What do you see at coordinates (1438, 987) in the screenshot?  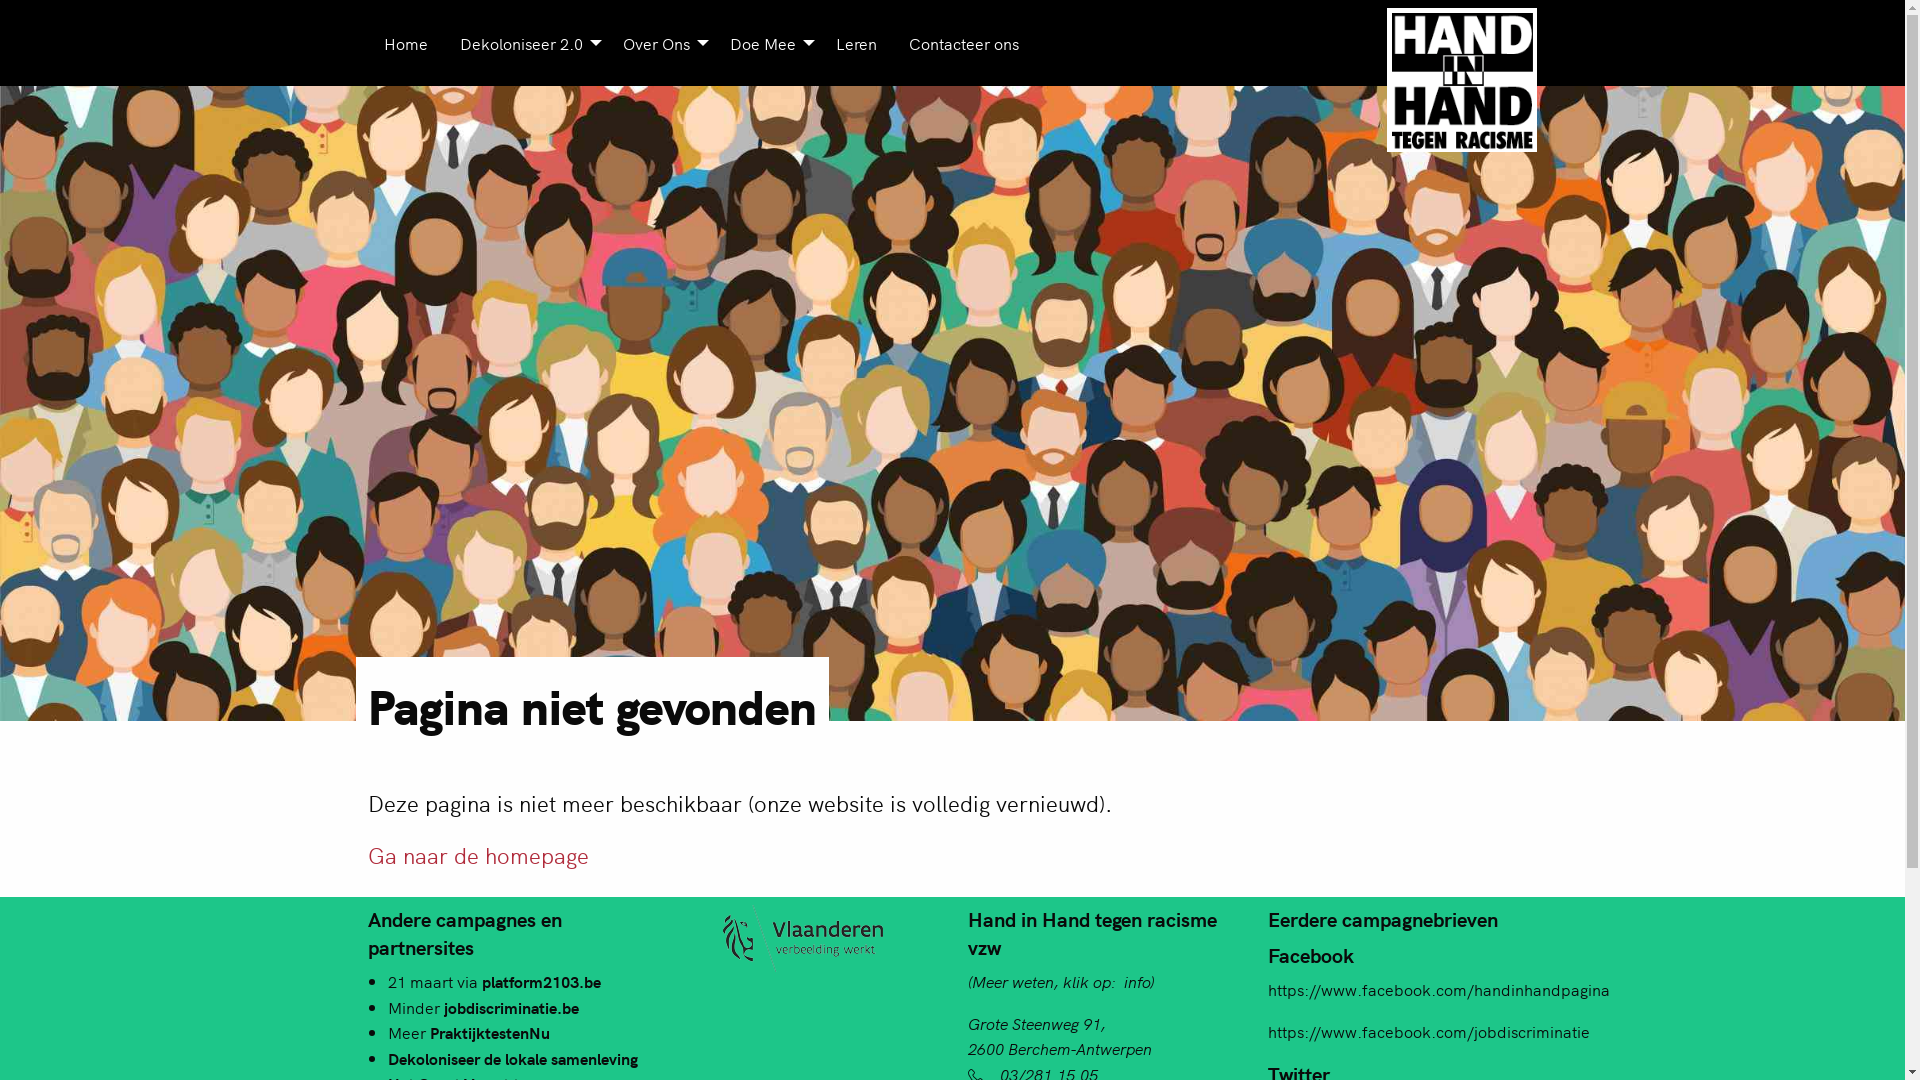 I see `'https://www.facebook.com/handinhandpagina'` at bounding box center [1438, 987].